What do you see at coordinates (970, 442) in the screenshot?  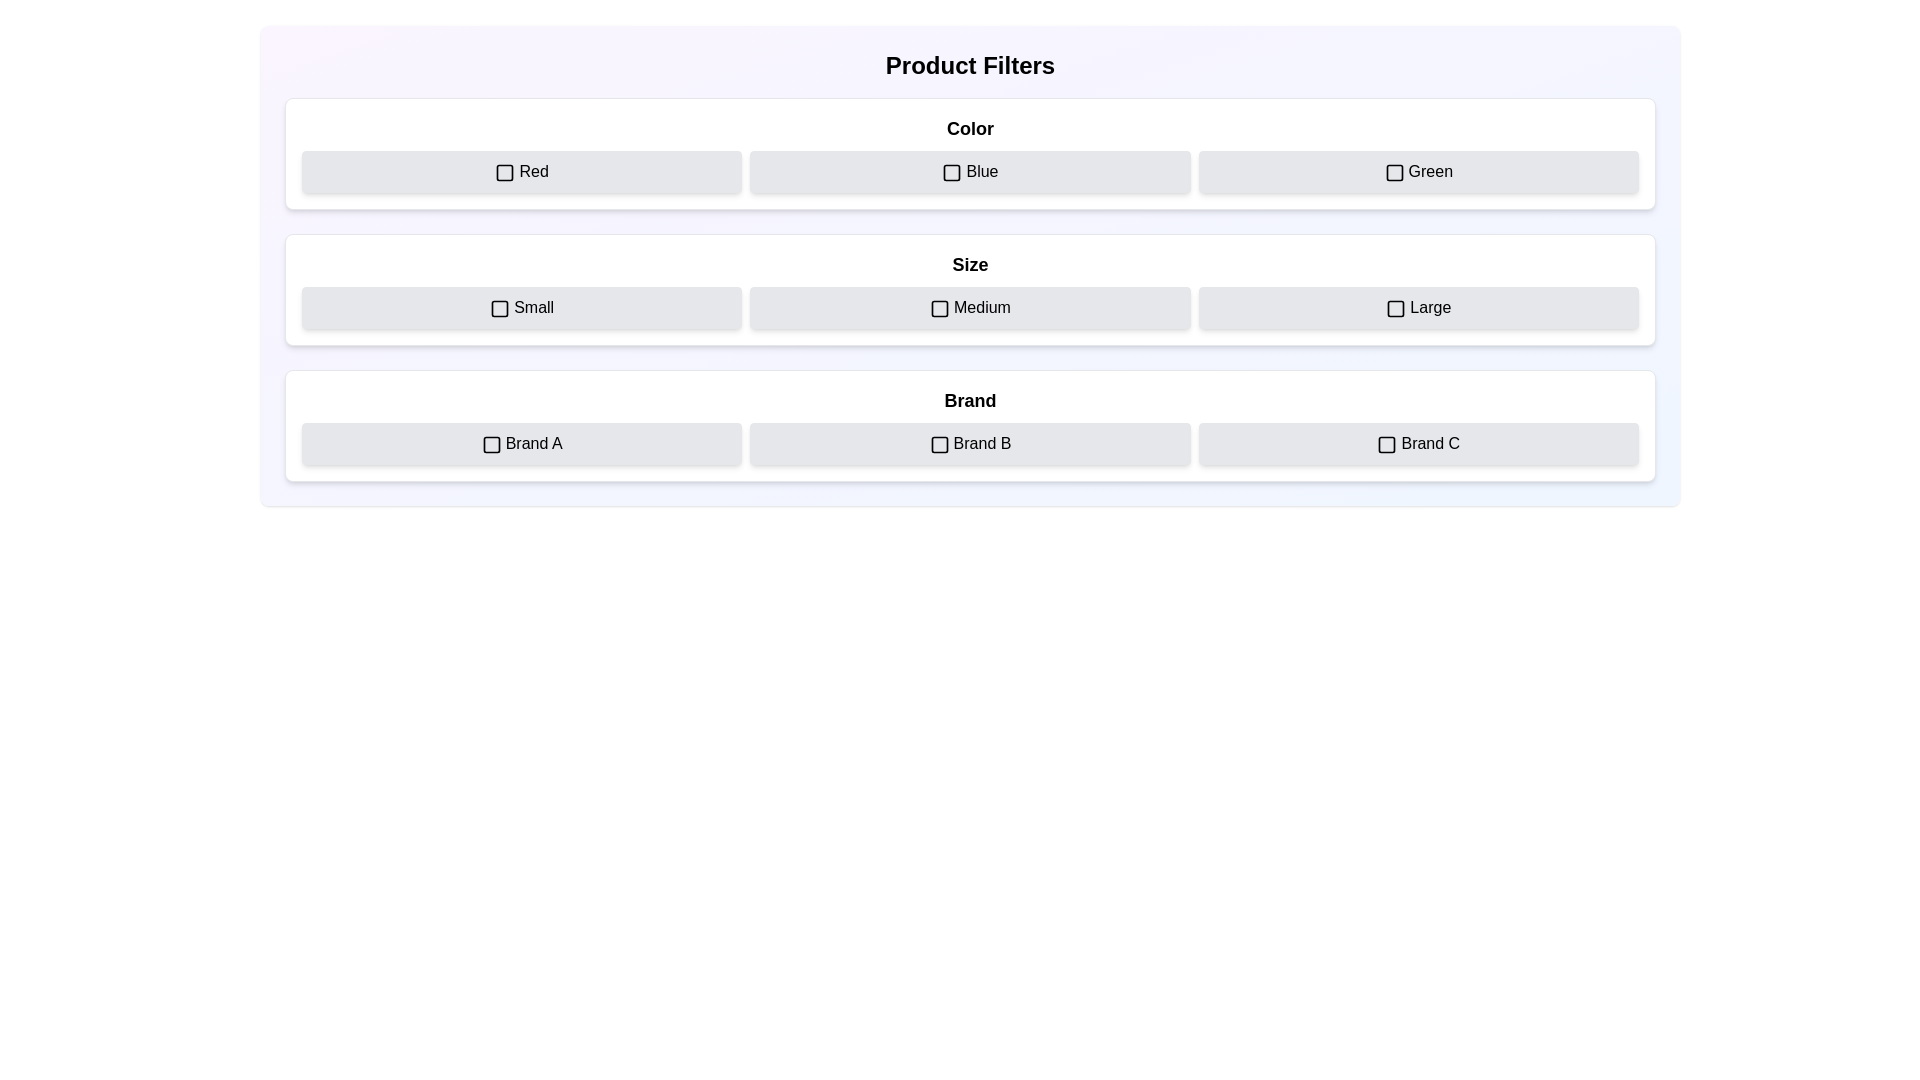 I see `the button labeled 'Brand B' which features a checkbox icon and a light gray background with rounded edges` at bounding box center [970, 442].